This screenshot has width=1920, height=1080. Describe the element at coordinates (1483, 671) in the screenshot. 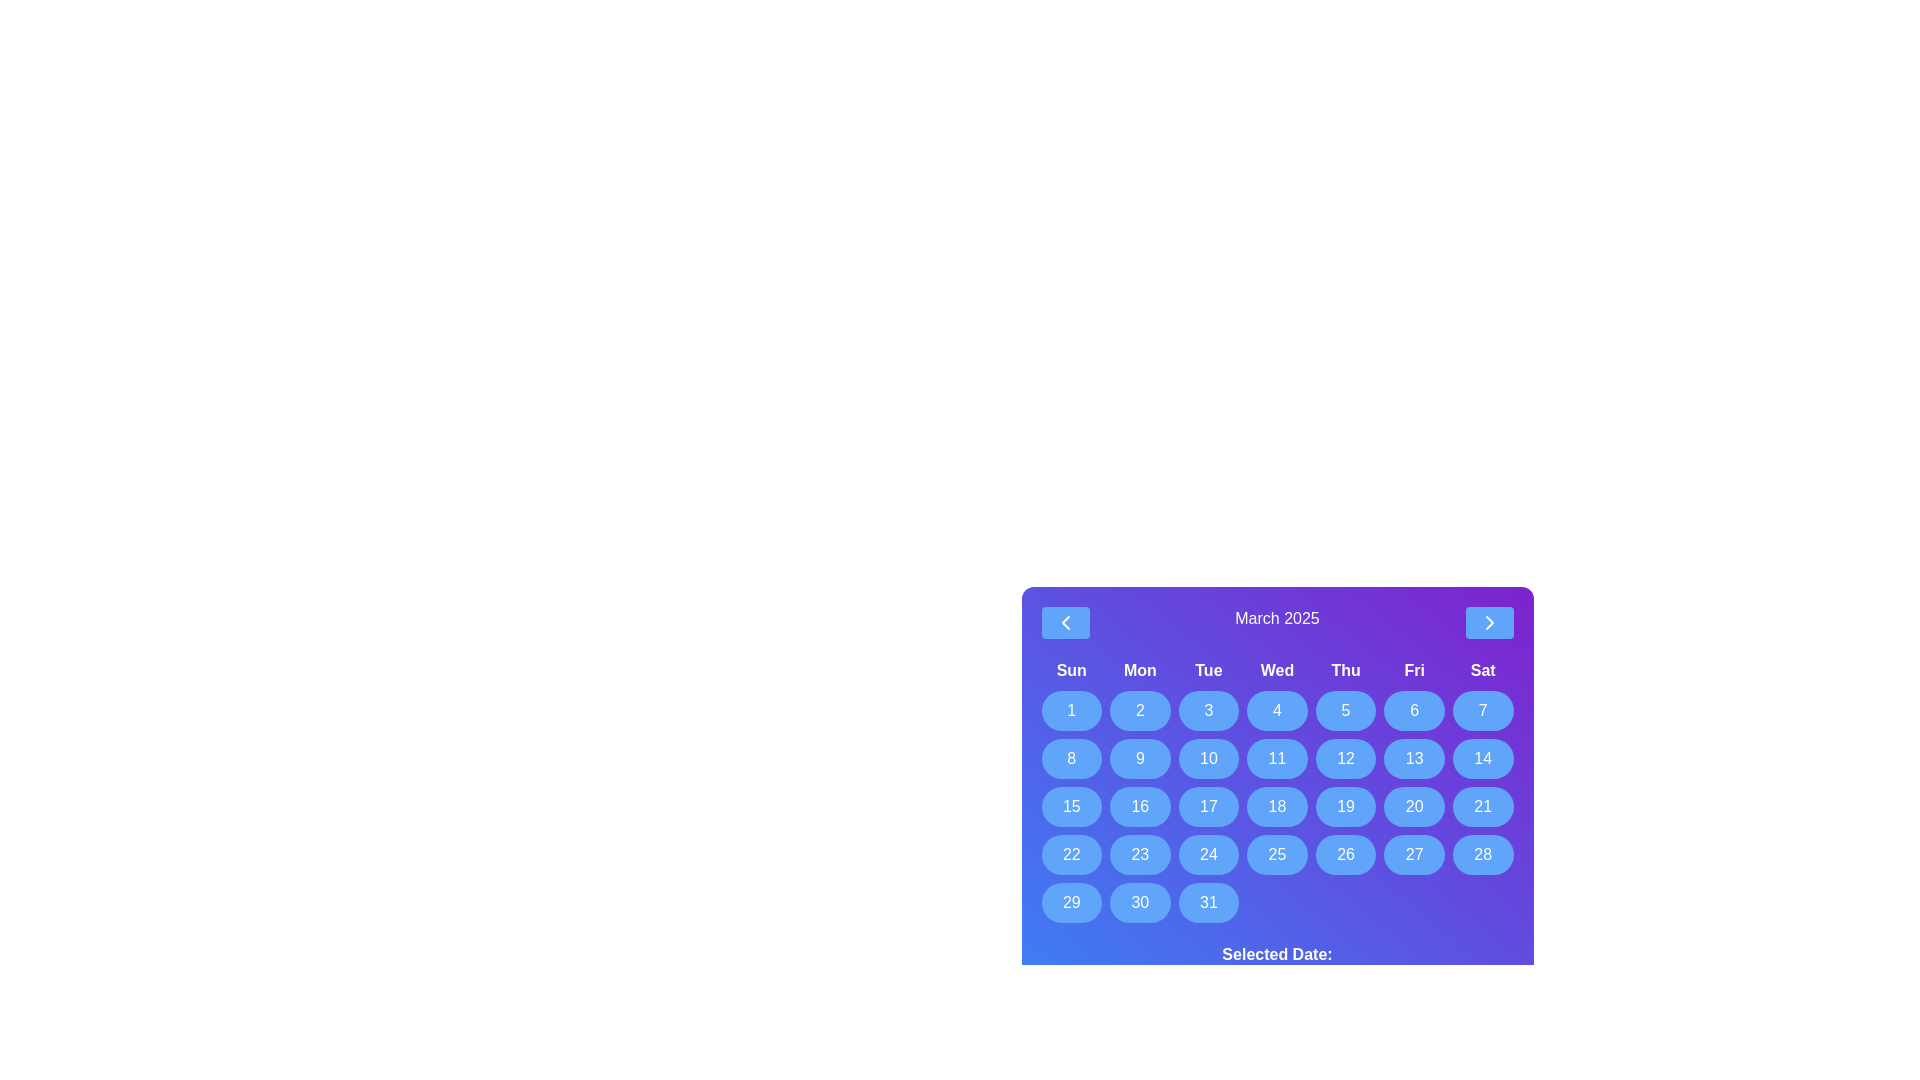

I see `the static label displaying 'Sat' in bold, which is the last item in the horizontal sequence of day names in the calendar header` at that location.